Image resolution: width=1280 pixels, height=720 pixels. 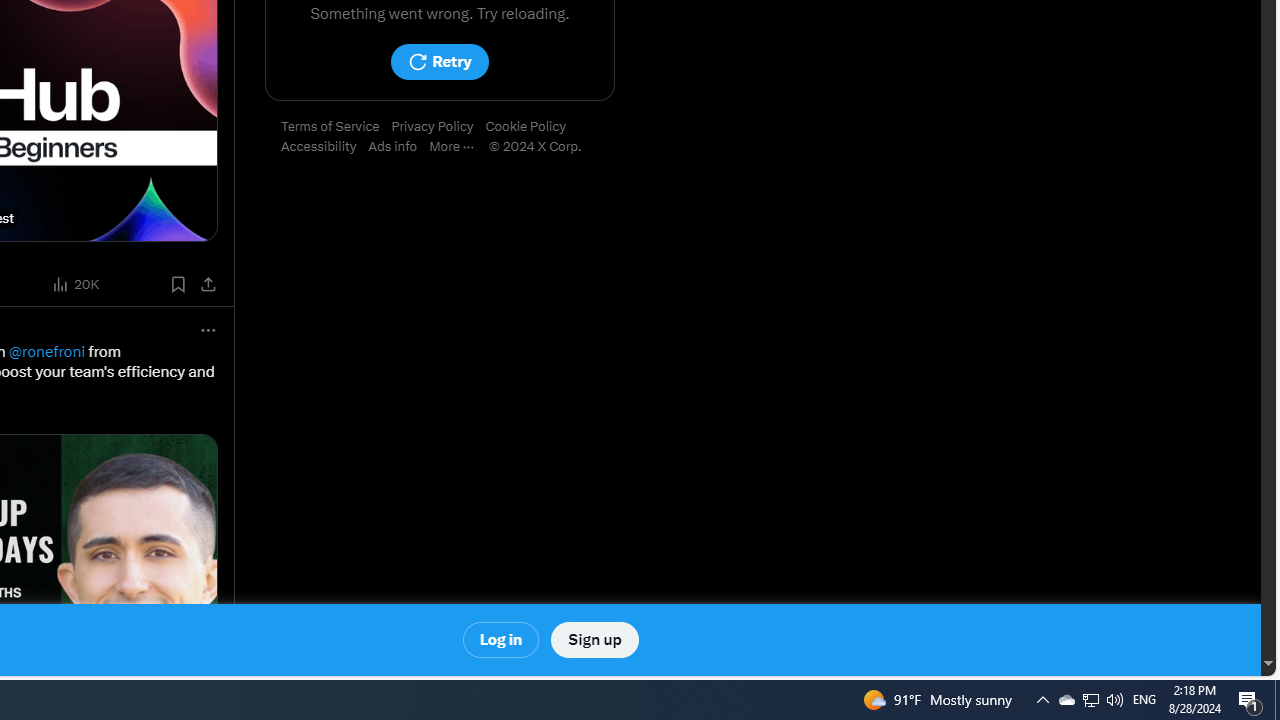 What do you see at coordinates (77, 284) in the screenshot?
I see `'20811 views. View post analytics'` at bounding box center [77, 284].